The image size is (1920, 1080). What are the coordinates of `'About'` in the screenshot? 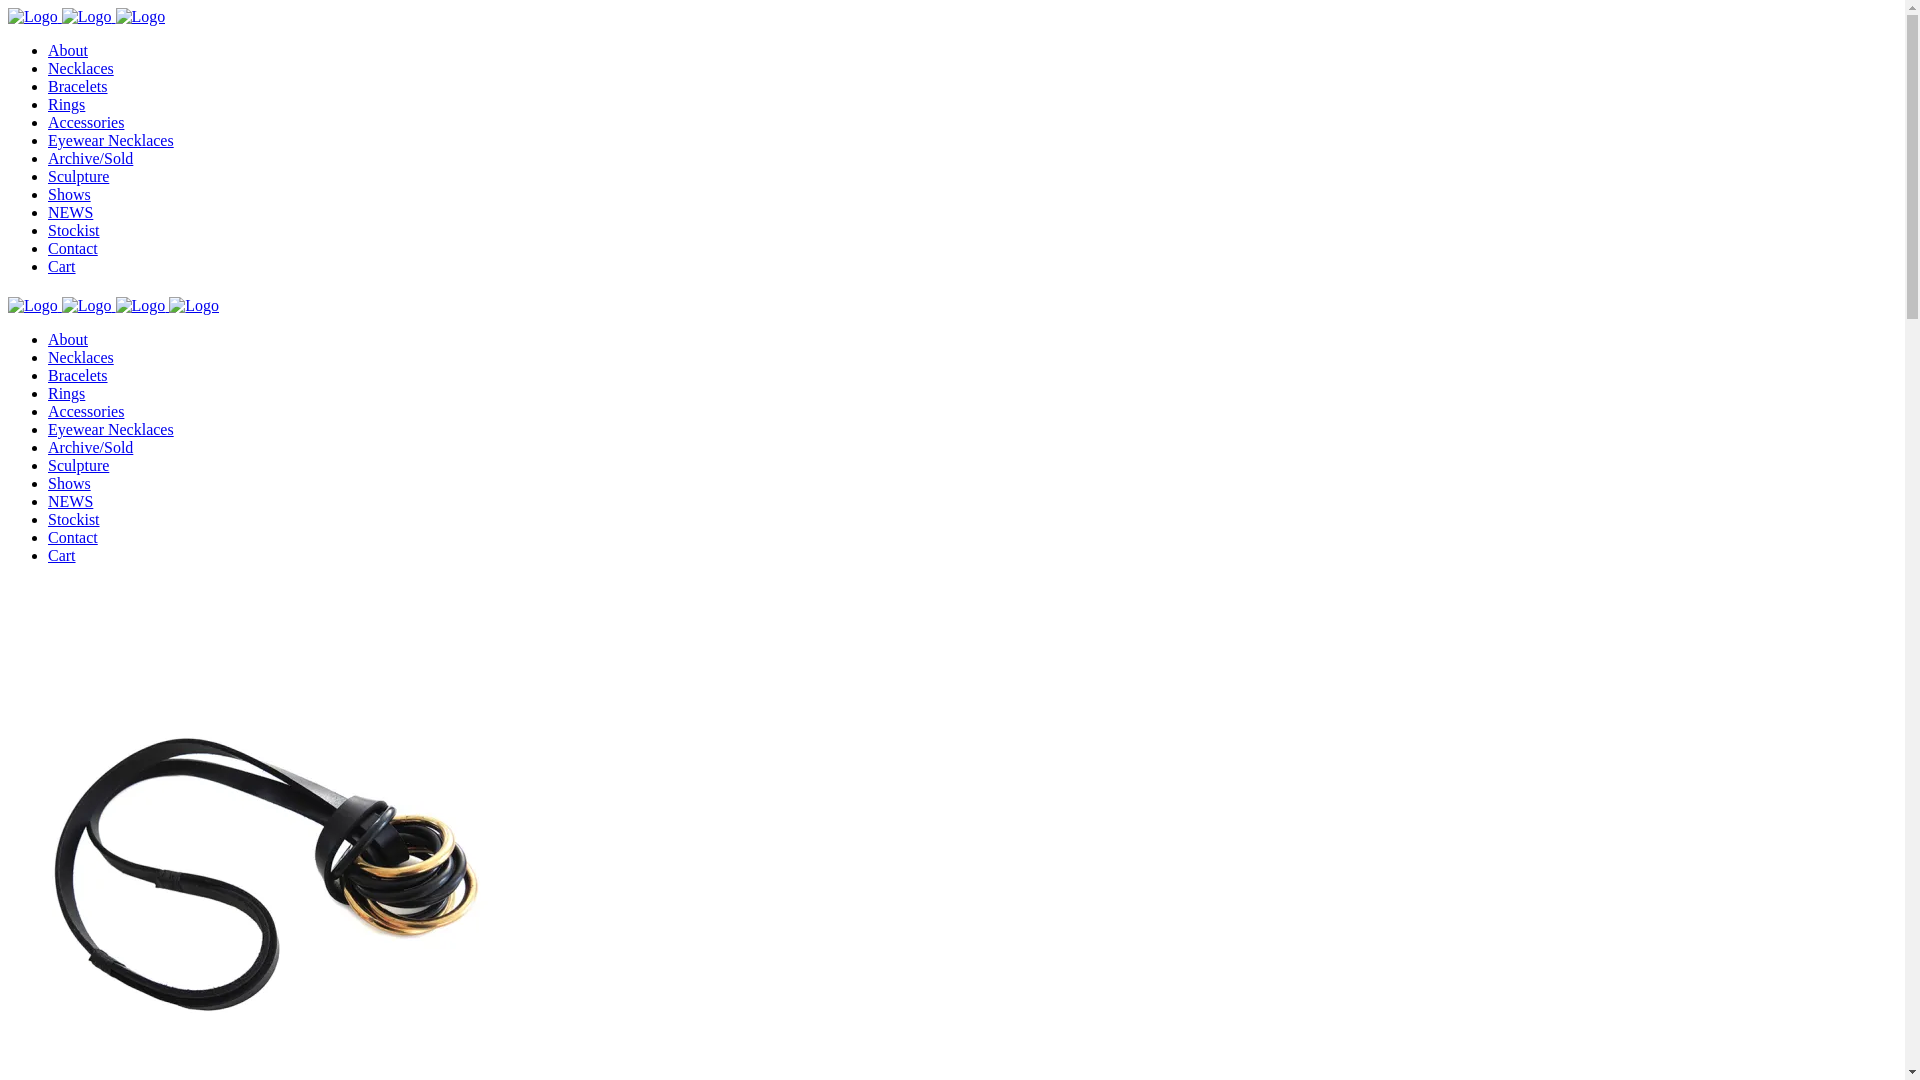 It's located at (67, 49).